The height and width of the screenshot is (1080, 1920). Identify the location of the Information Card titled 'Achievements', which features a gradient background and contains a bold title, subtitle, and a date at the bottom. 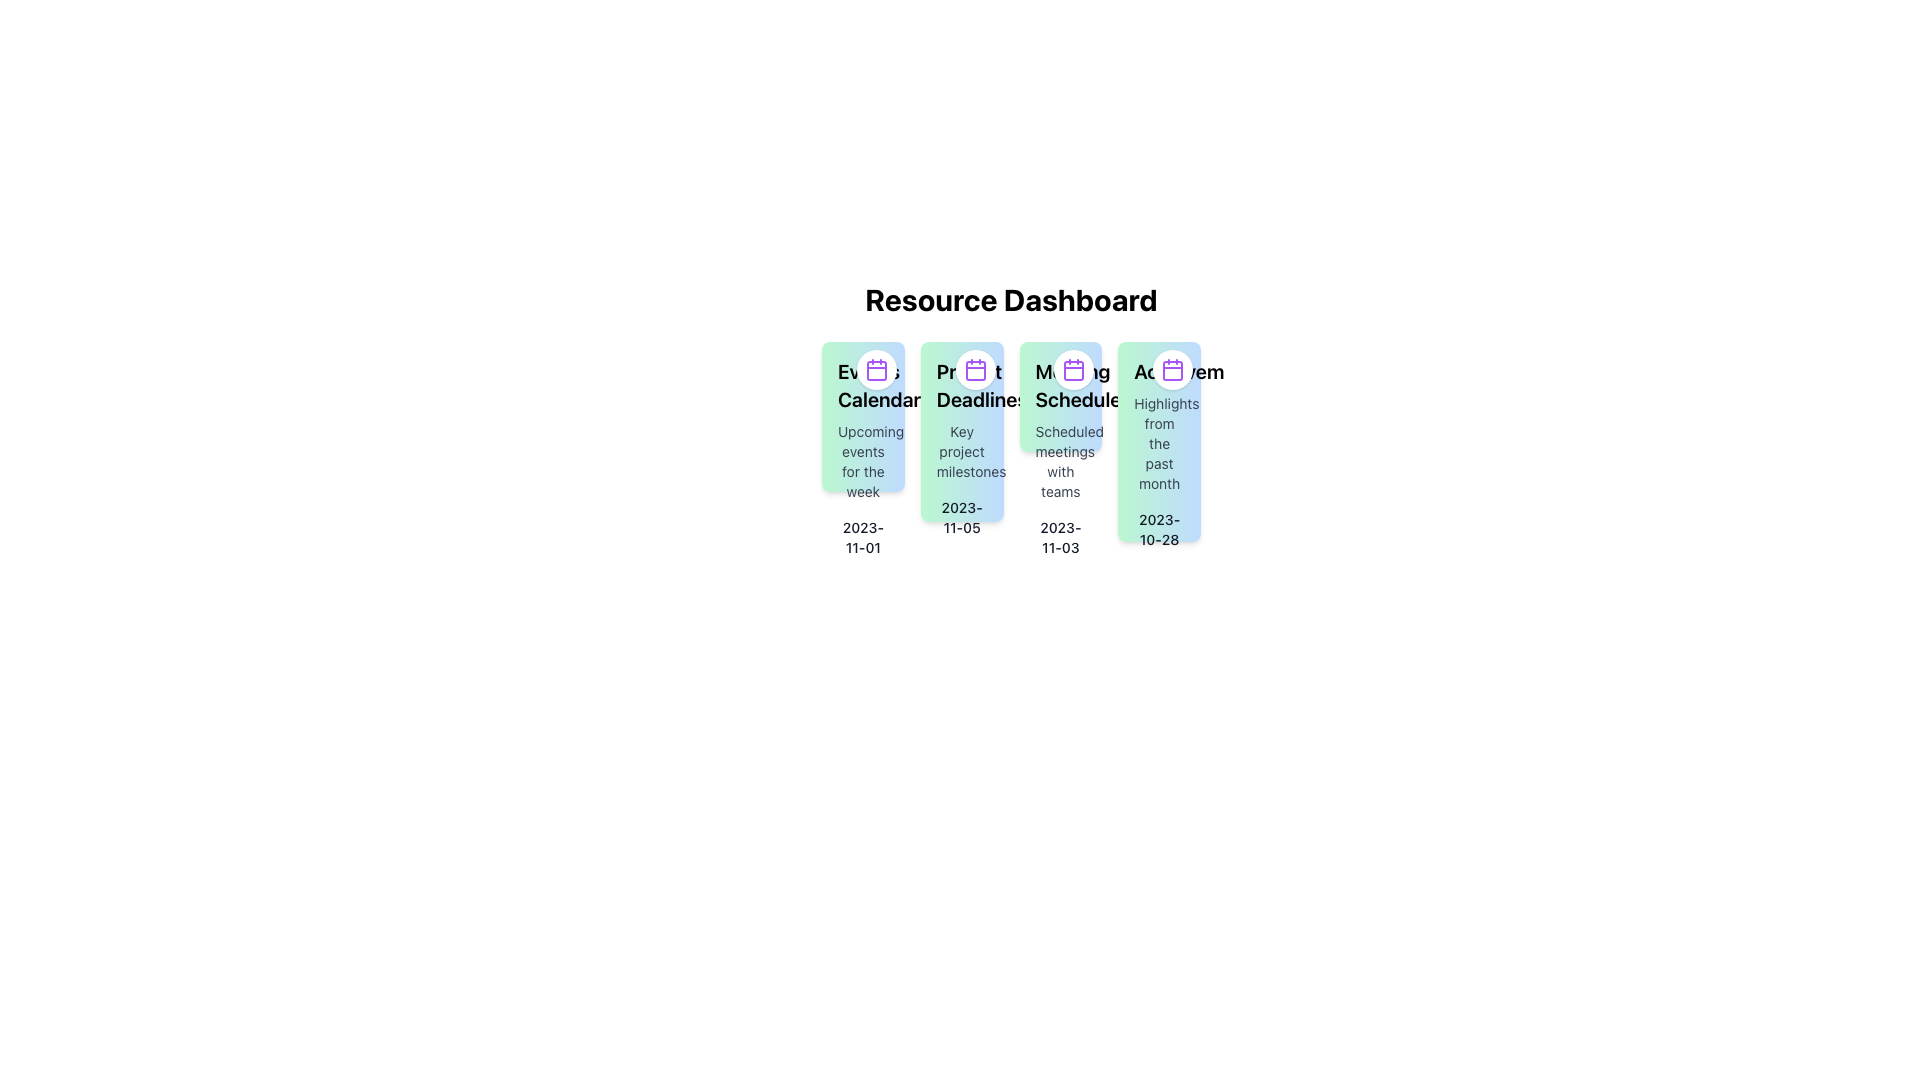
(1159, 441).